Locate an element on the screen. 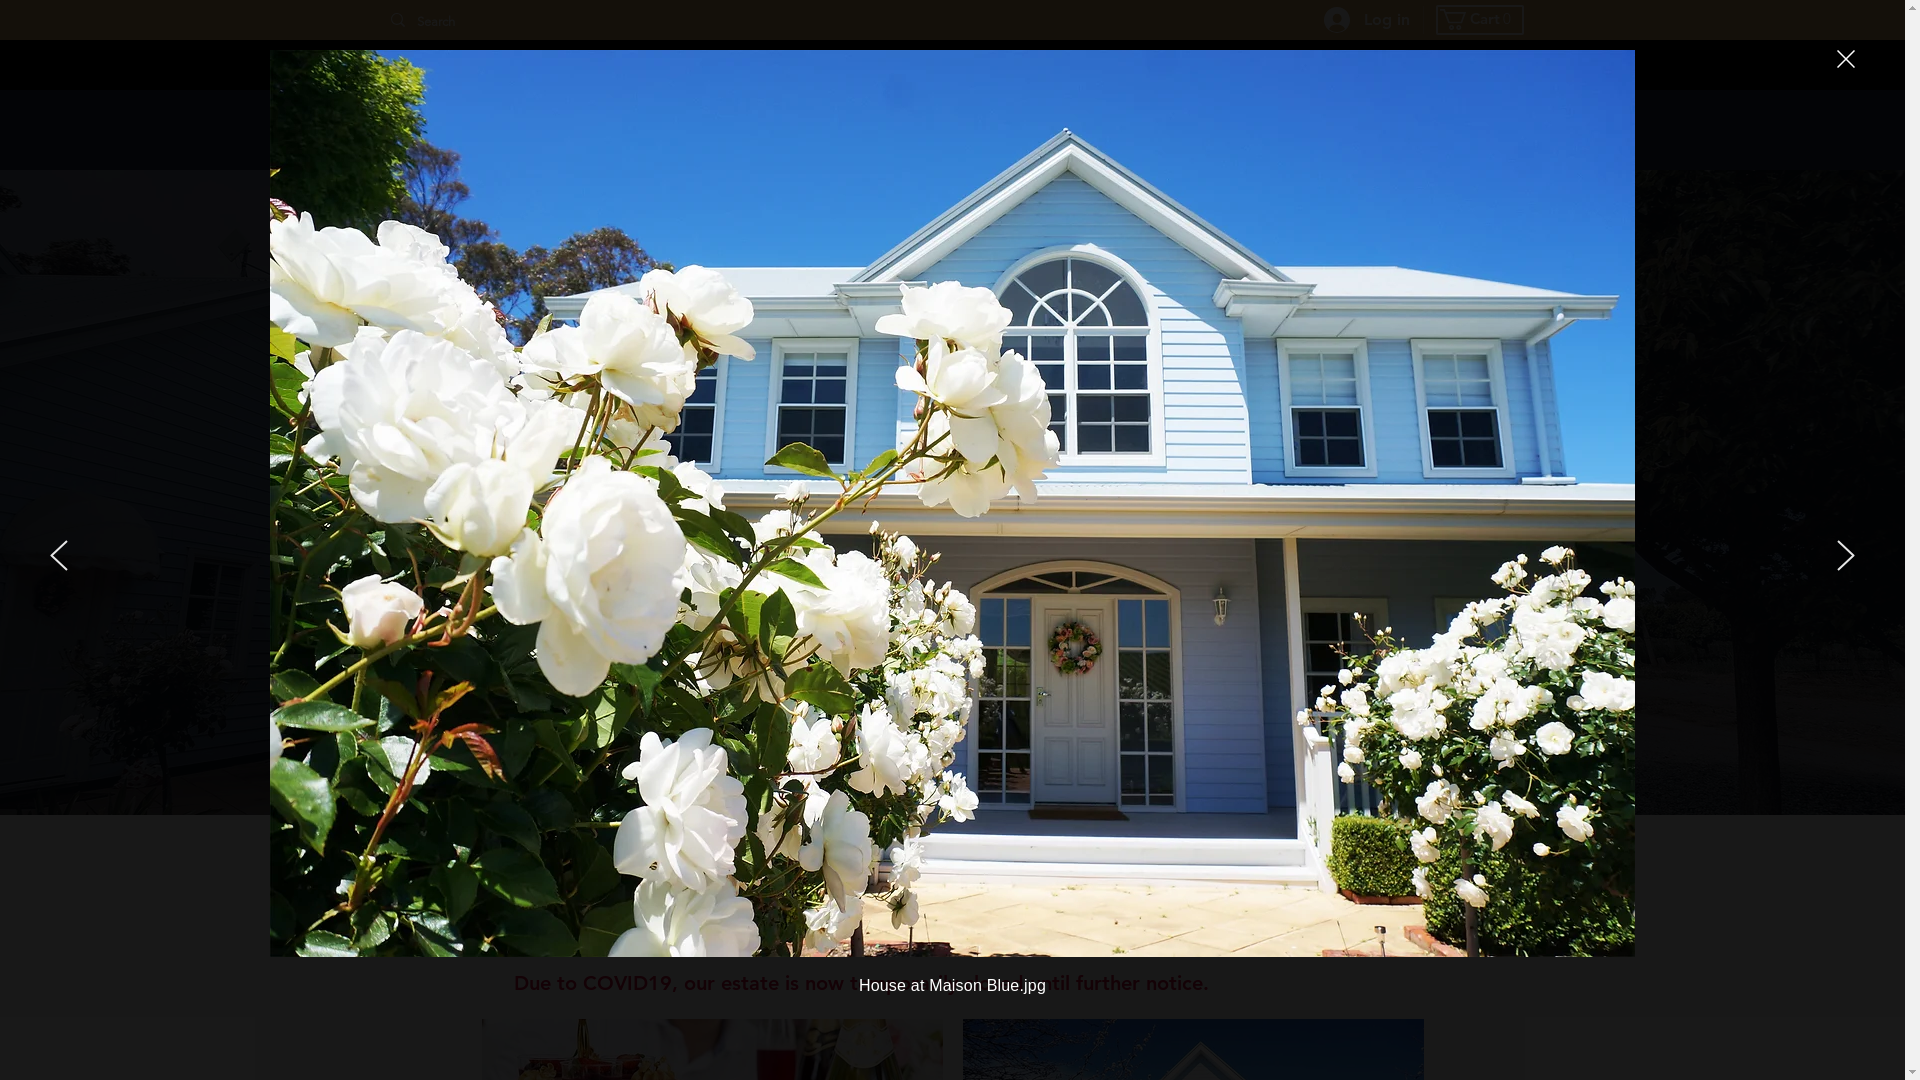  'BLACK FRIDAY SALES!!! ENJOY UP TO 50% OFF' is located at coordinates (951, 63).